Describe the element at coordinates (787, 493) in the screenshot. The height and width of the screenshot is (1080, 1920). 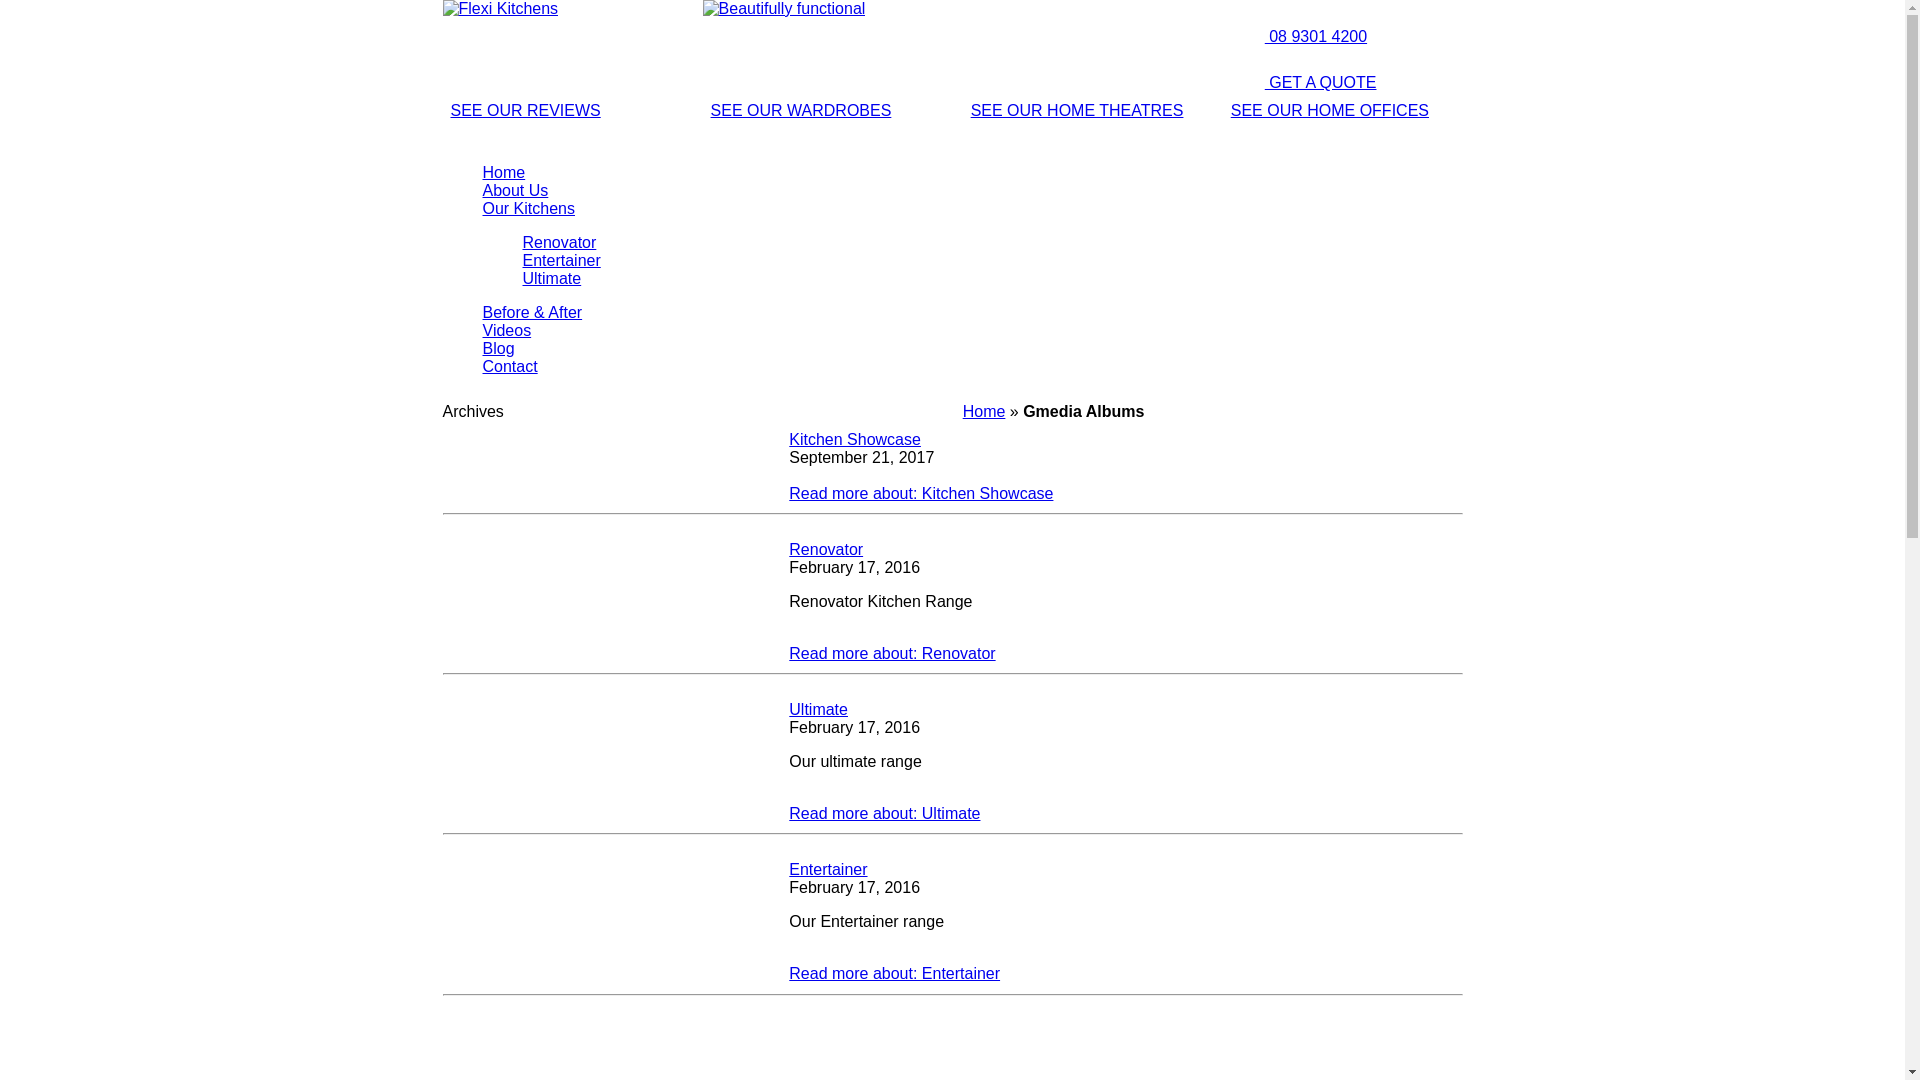
I see `'Read more about: Kitchen Showcase'` at that location.